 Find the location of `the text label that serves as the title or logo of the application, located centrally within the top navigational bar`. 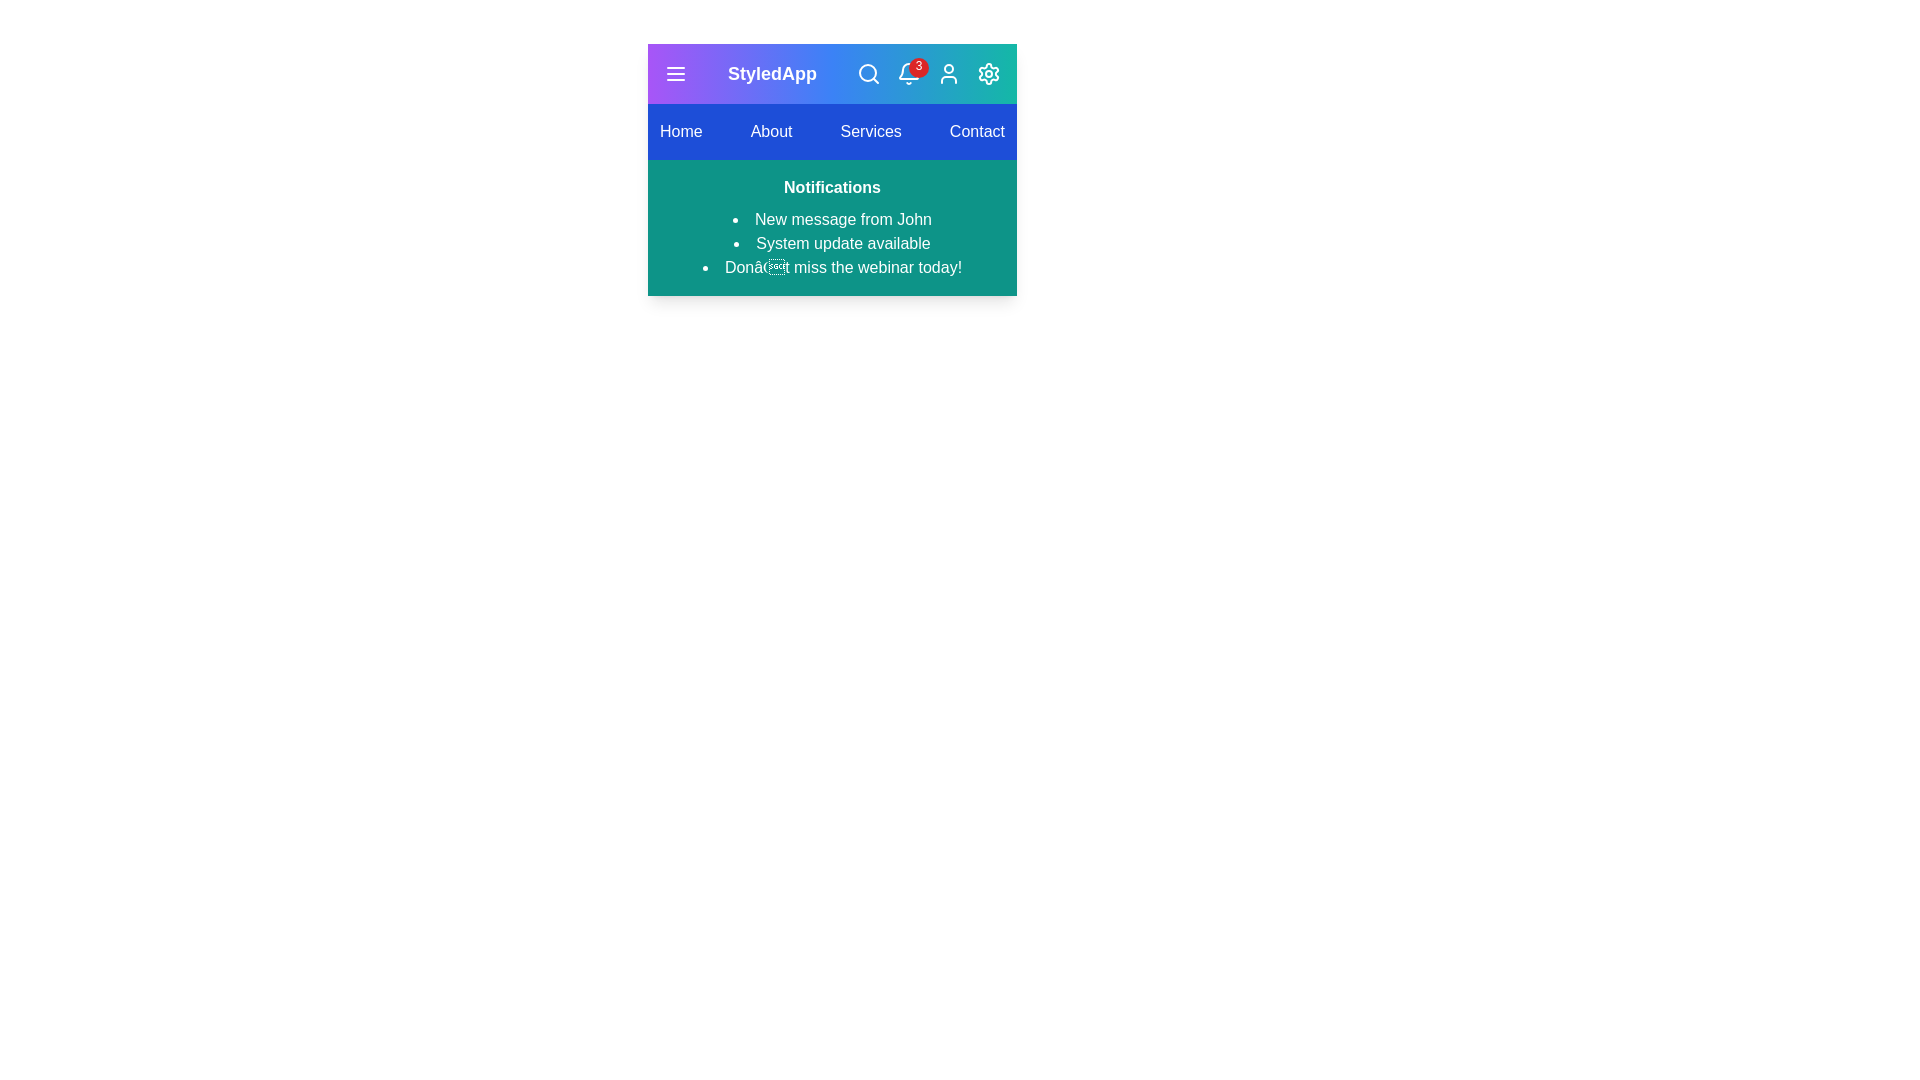

the text label that serves as the title or logo of the application, located centrally within the top navigational bar is located at coordinates (771, 72).